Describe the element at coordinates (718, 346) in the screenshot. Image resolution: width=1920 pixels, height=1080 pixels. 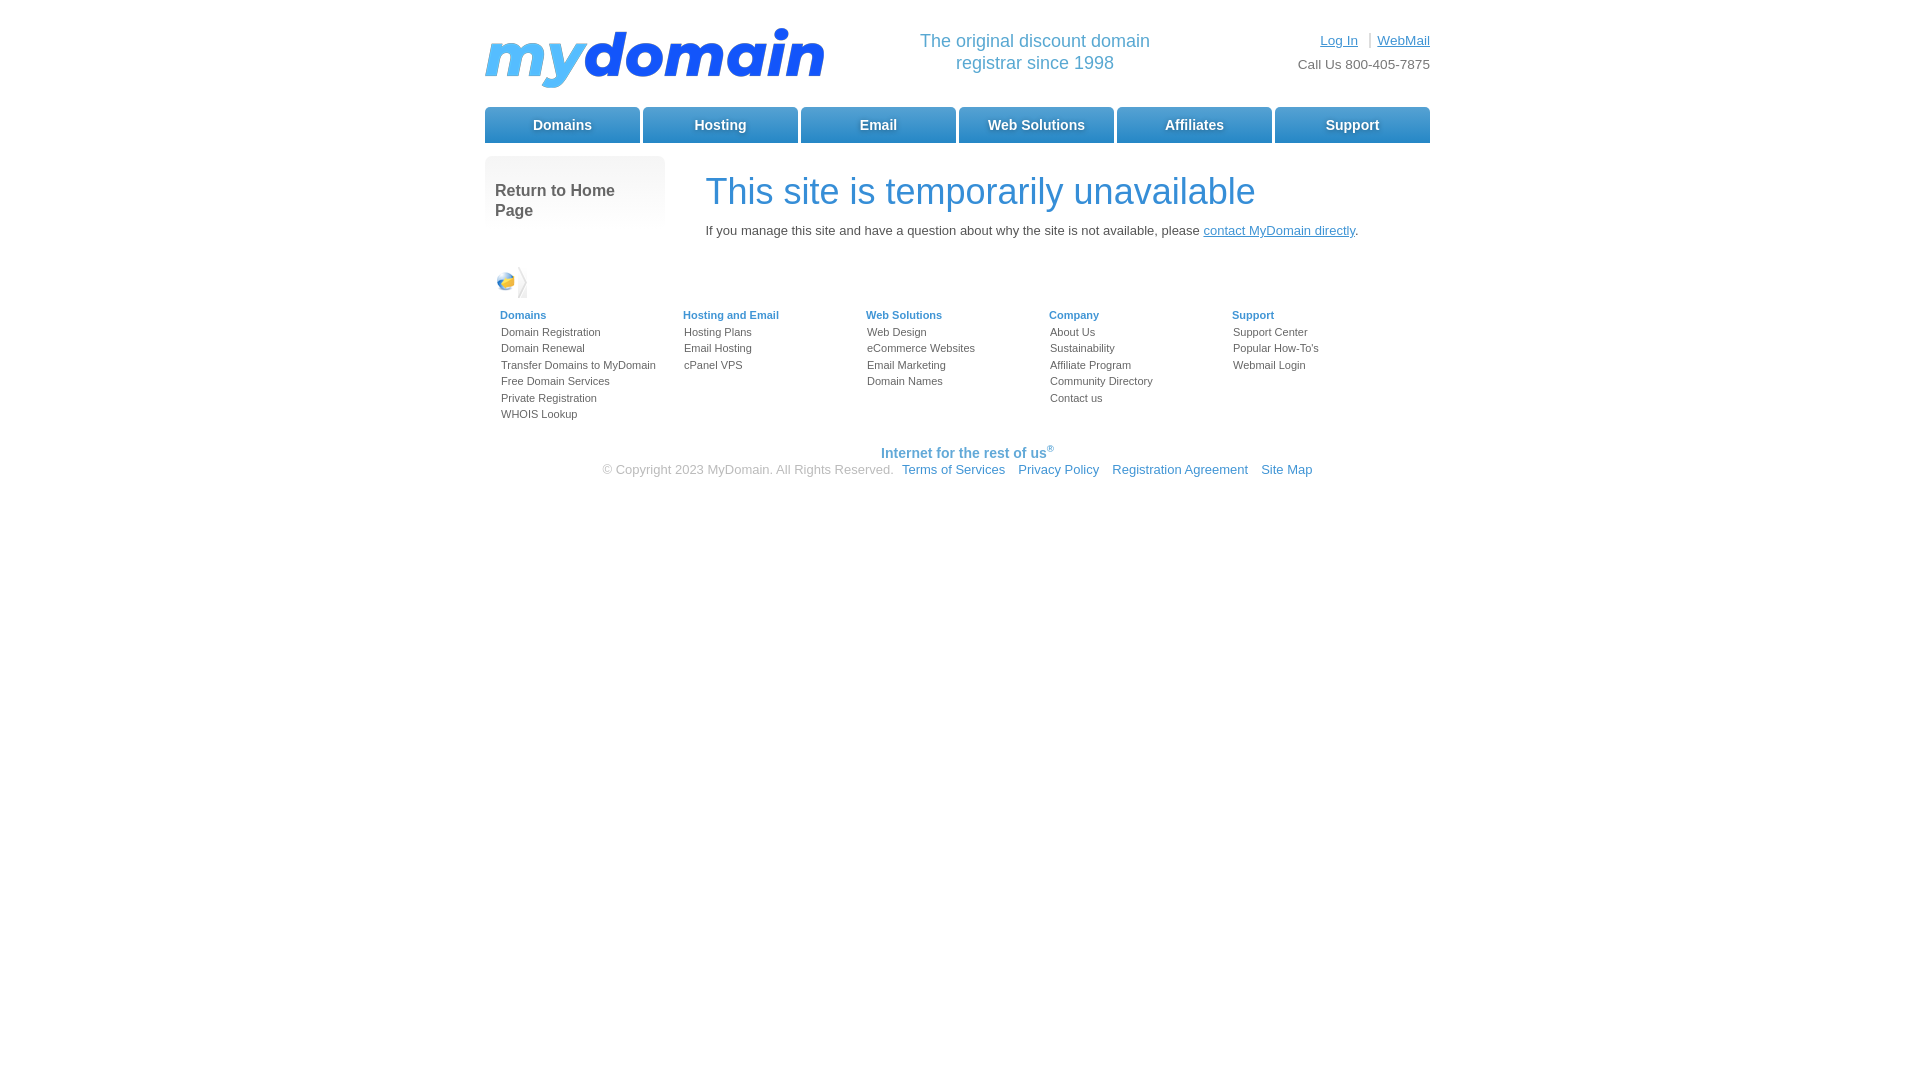
I see `'Email Hosting'` at that location.